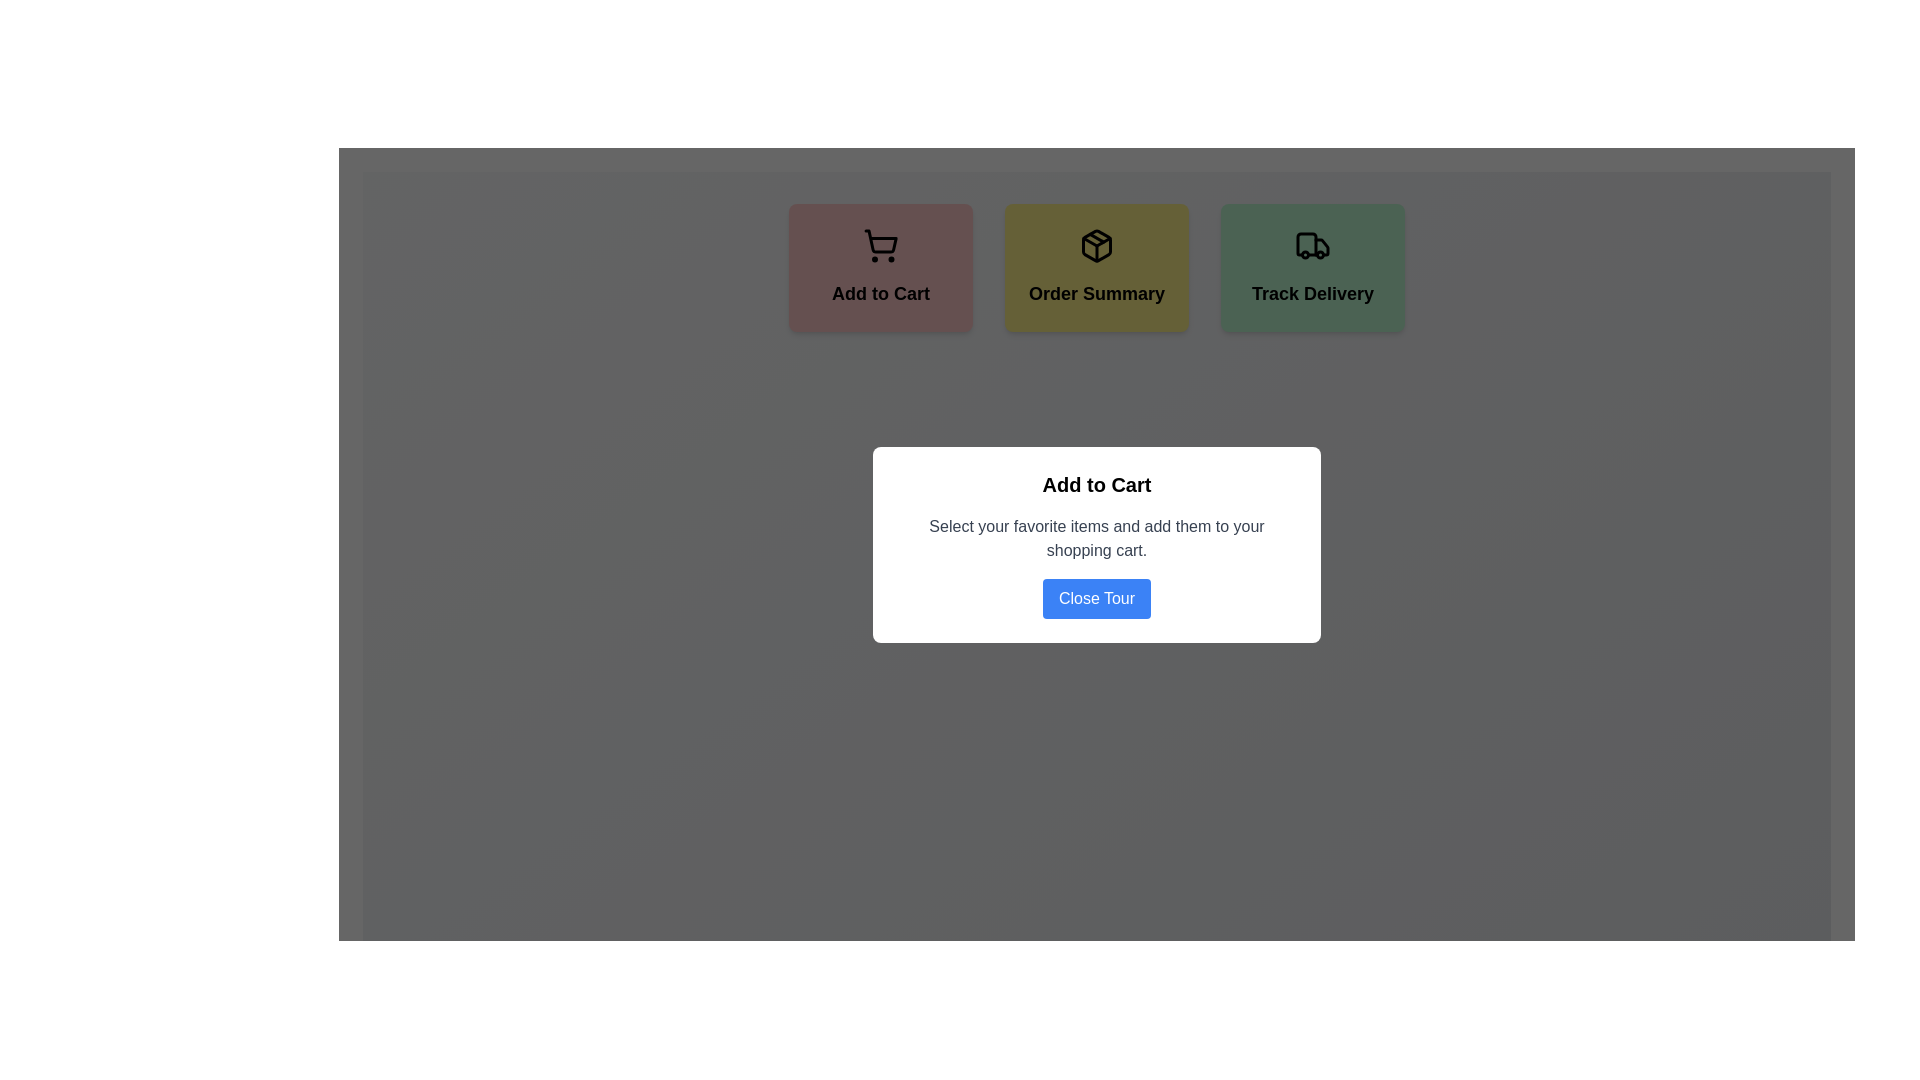  What do you see at coordinates (1096, 293) in the screenshot?
I see `the 'Order Summary' label, which displays the text in a bold font style, located within a yellow rectangular card in the center of the UI` at bounding box center [1096, 293].